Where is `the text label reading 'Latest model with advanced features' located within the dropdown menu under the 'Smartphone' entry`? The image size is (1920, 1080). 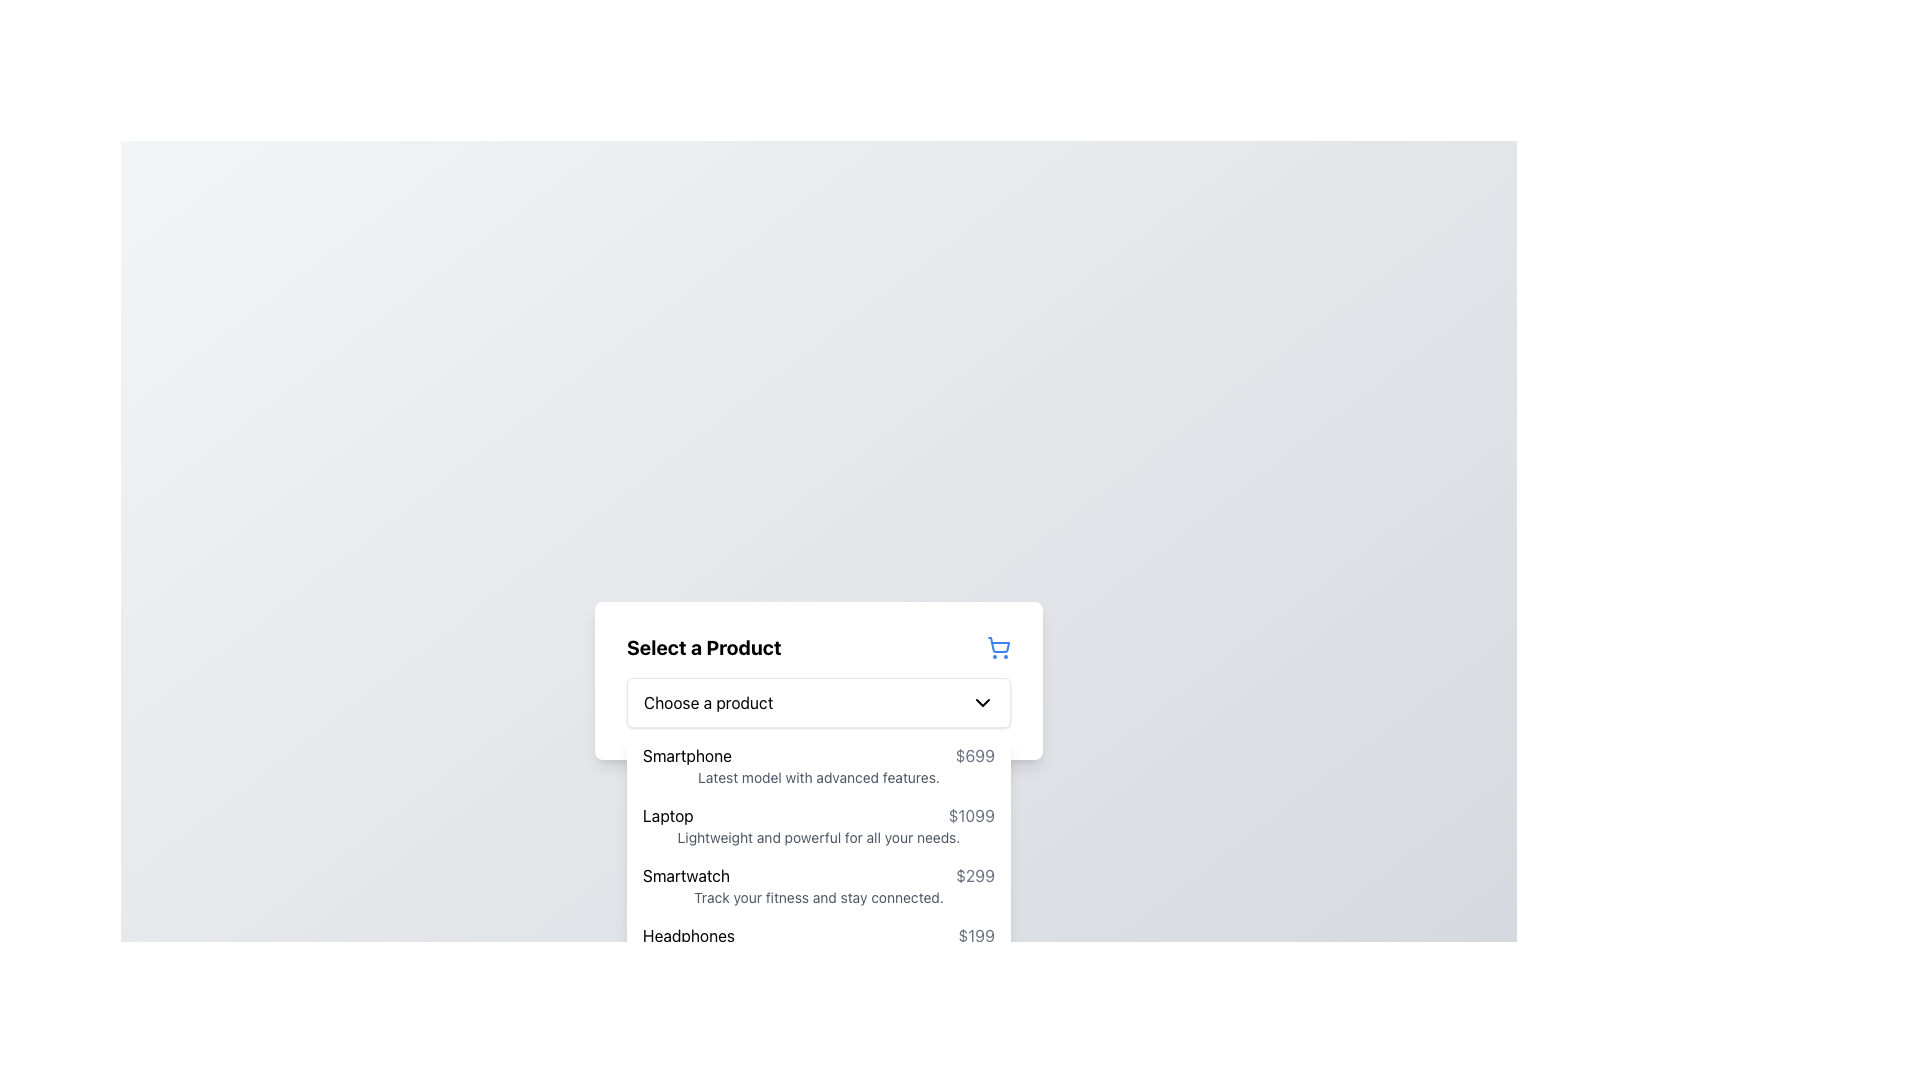
the text label reading 'Latest model with advanced features' located within the dropdown menu under the 'Smartphone' entry is located at coordinates (819, 777).